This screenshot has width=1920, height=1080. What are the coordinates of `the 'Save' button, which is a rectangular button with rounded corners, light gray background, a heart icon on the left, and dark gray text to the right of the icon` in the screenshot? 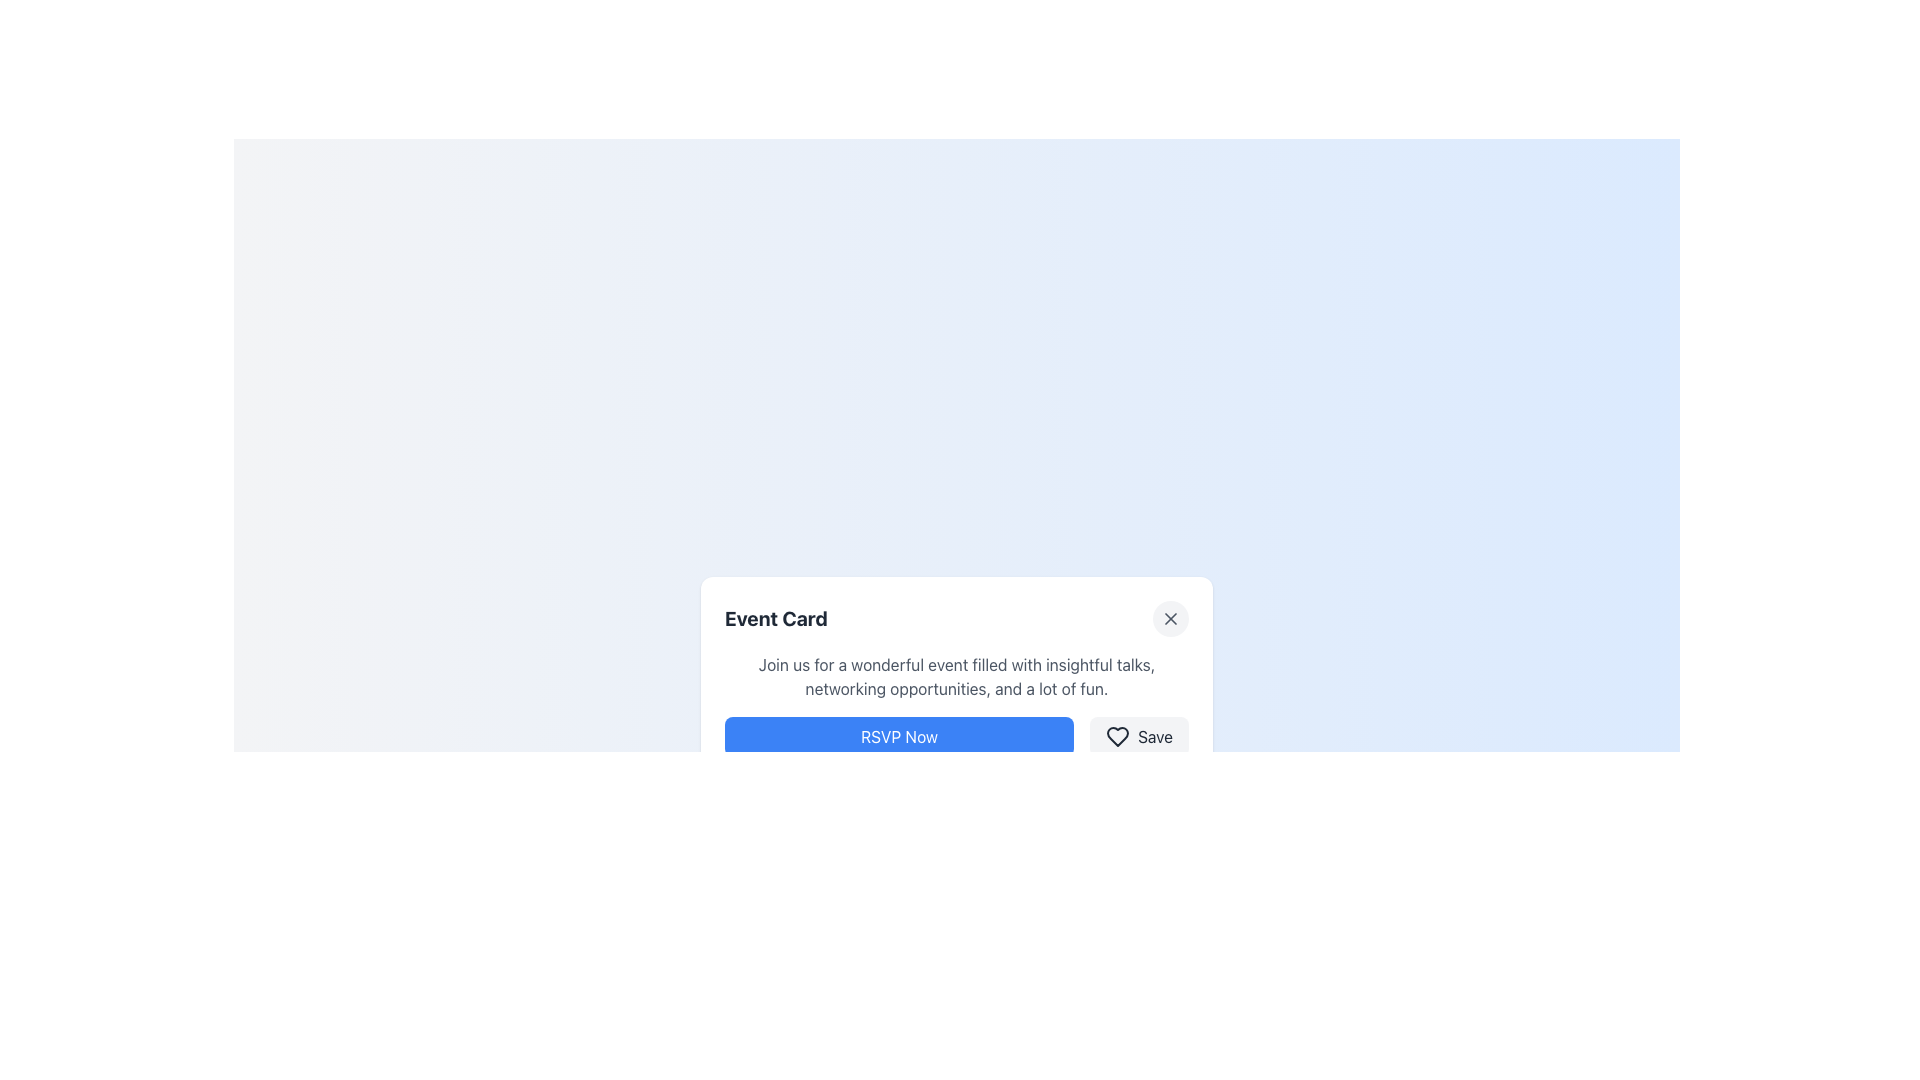 It's located at (1139, 736).